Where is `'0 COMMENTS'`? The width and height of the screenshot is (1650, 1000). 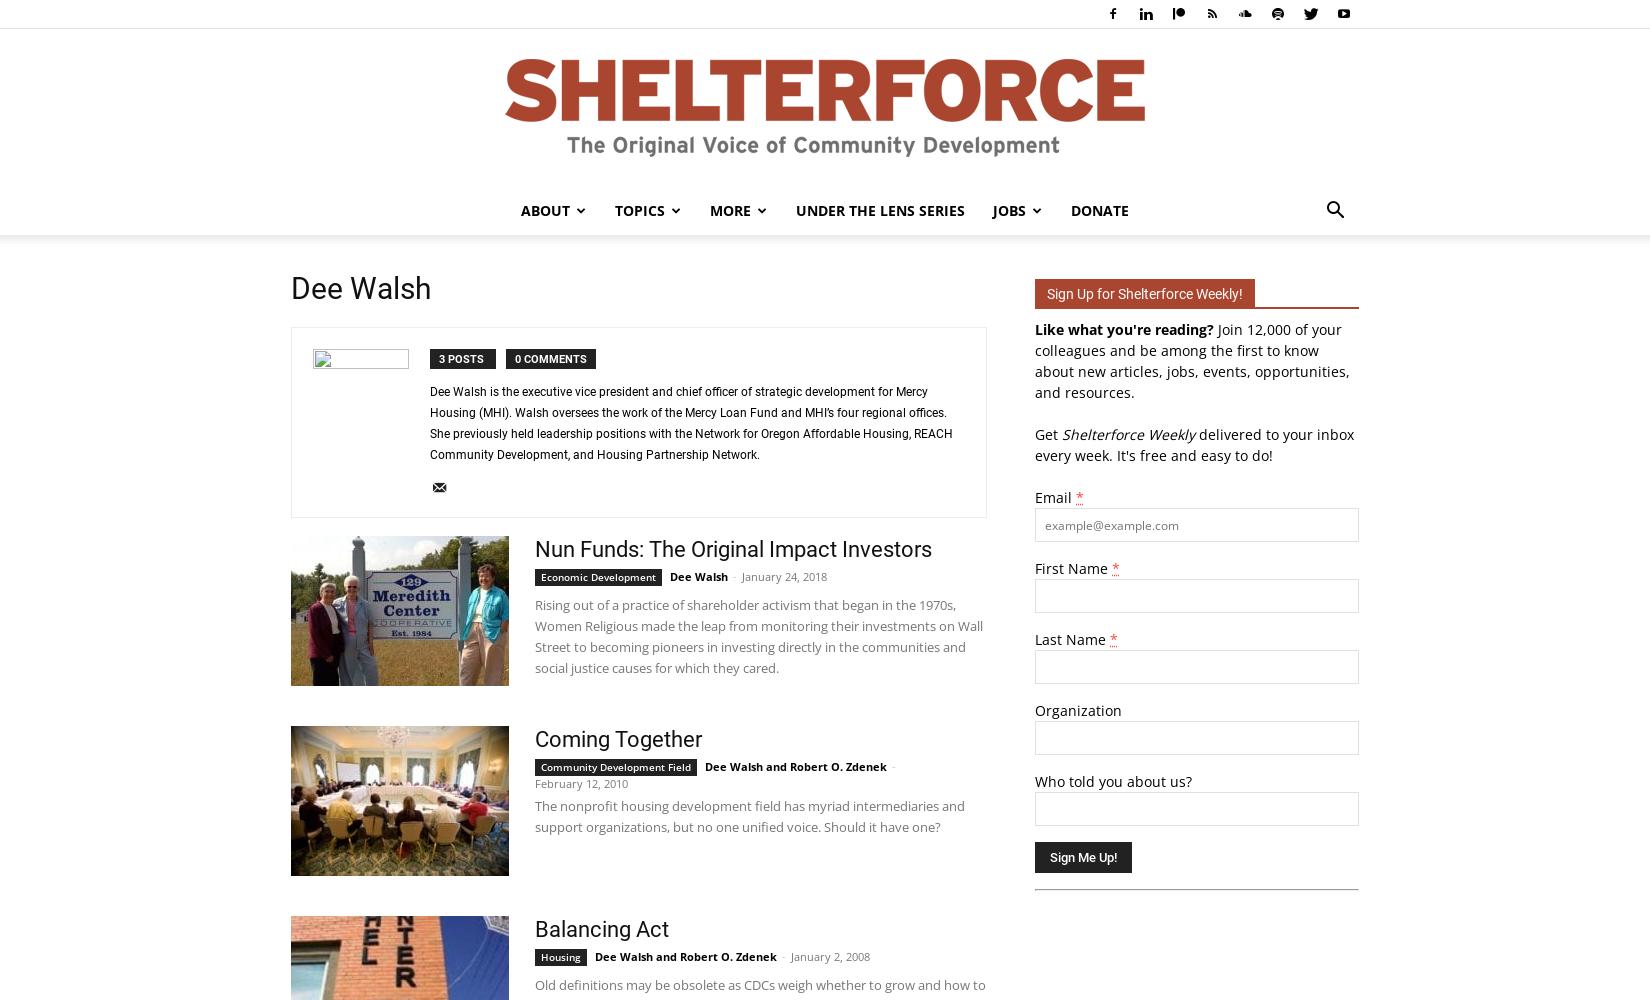 '0 COMMENTS' is located at coordinates (549, 358).